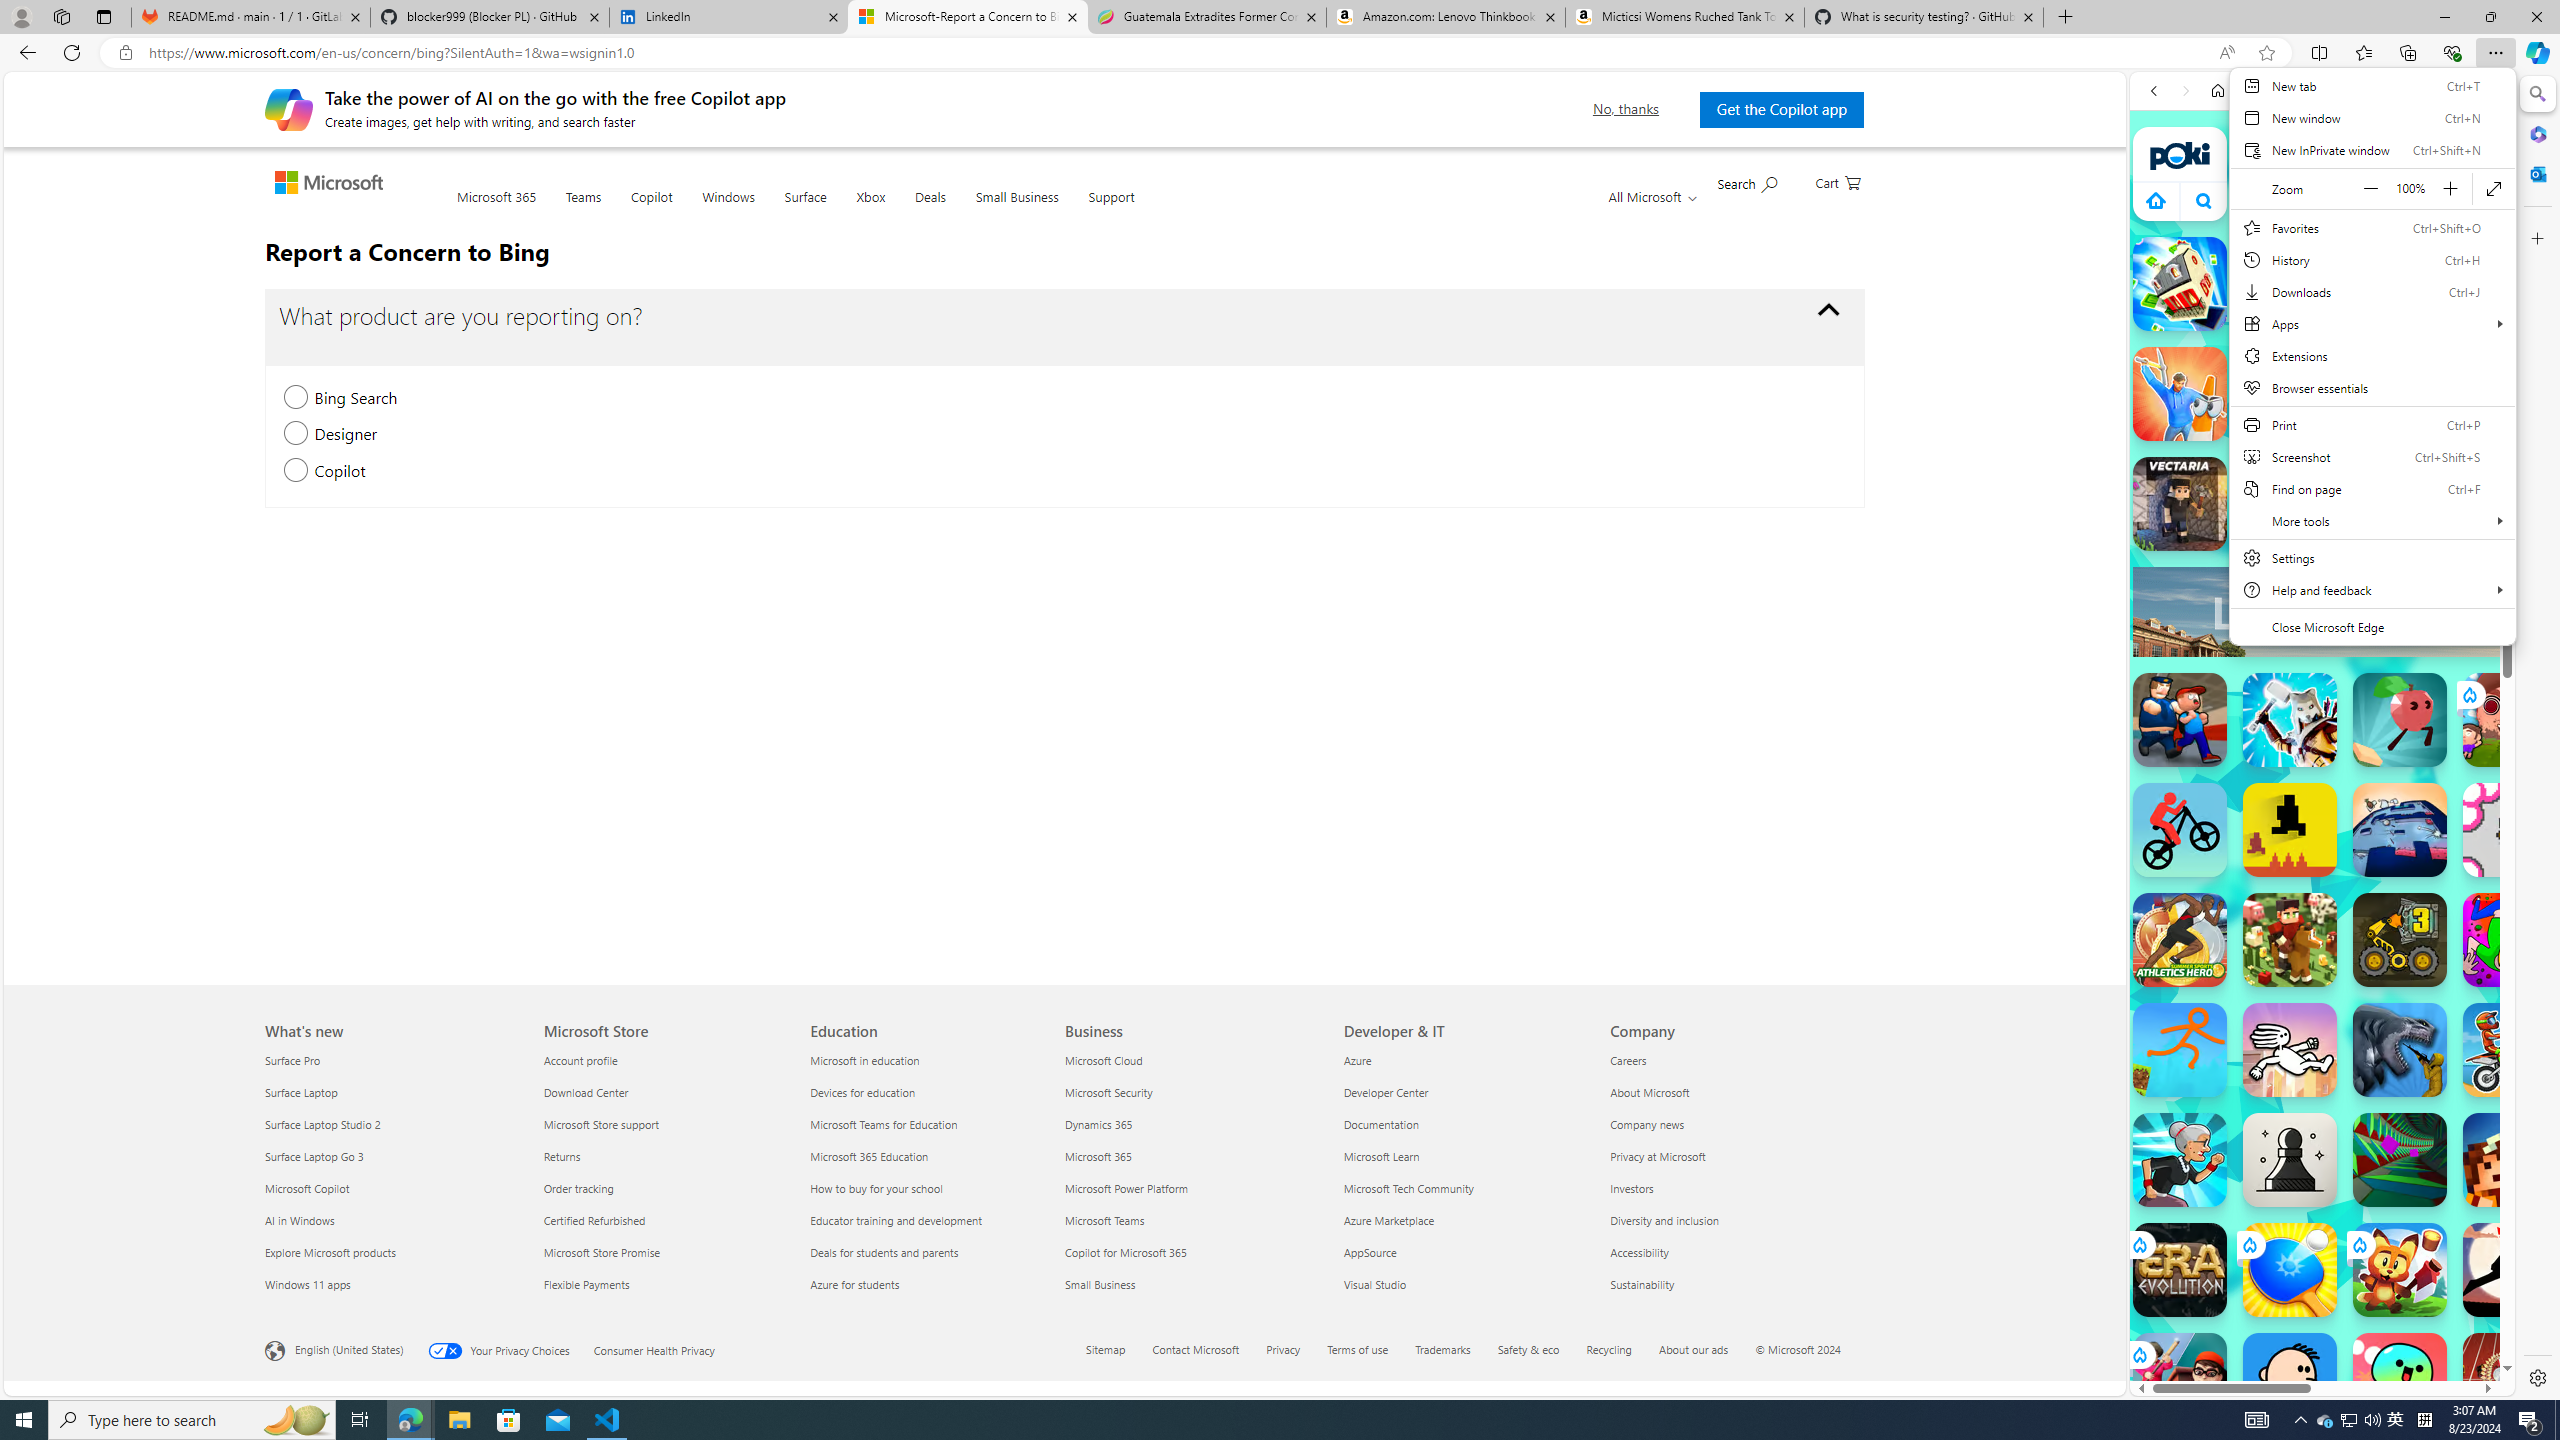 The image size is (2560, 1440). What do you see at coordinates (586, 1282) in the screenshot?
I see `'Flexible Payments Microsoft Store'` at bounding box center [586, 1282].